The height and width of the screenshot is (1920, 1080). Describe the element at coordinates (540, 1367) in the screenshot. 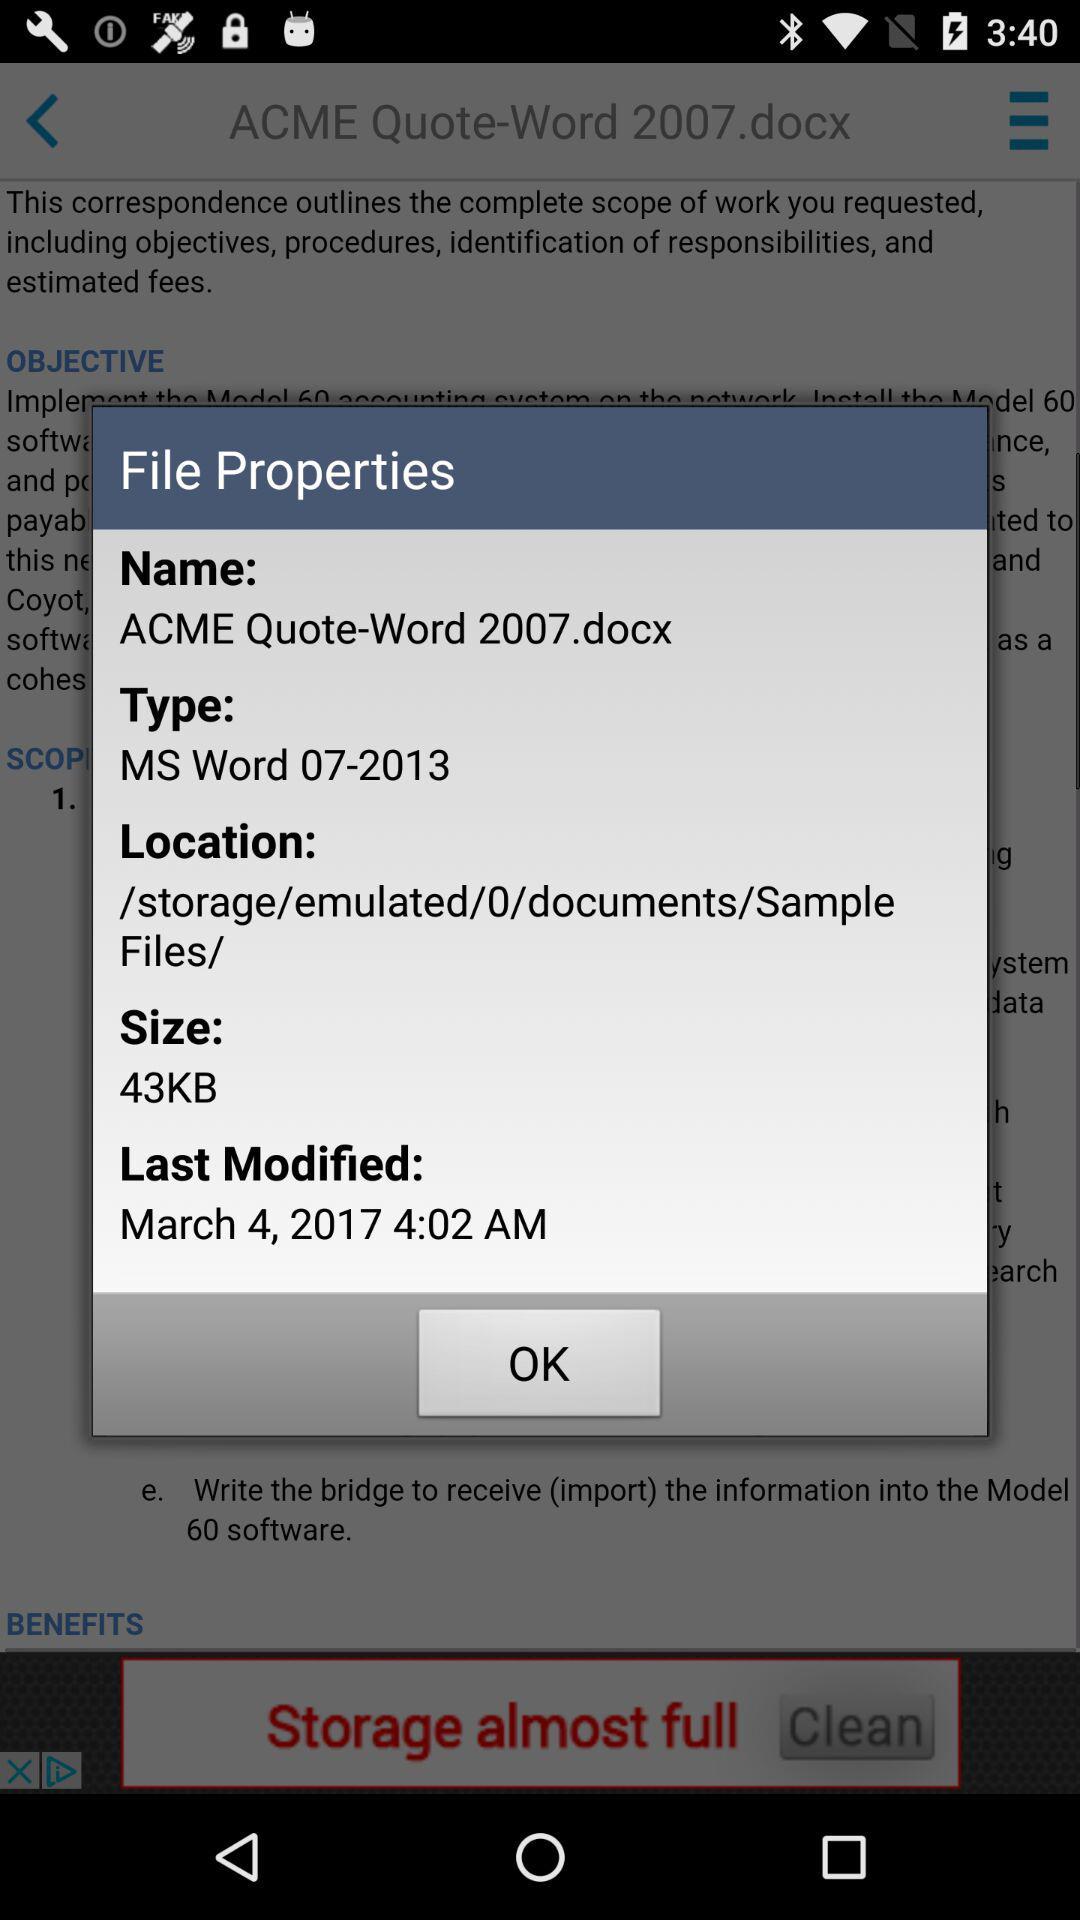

I see `ok icon` at that location.